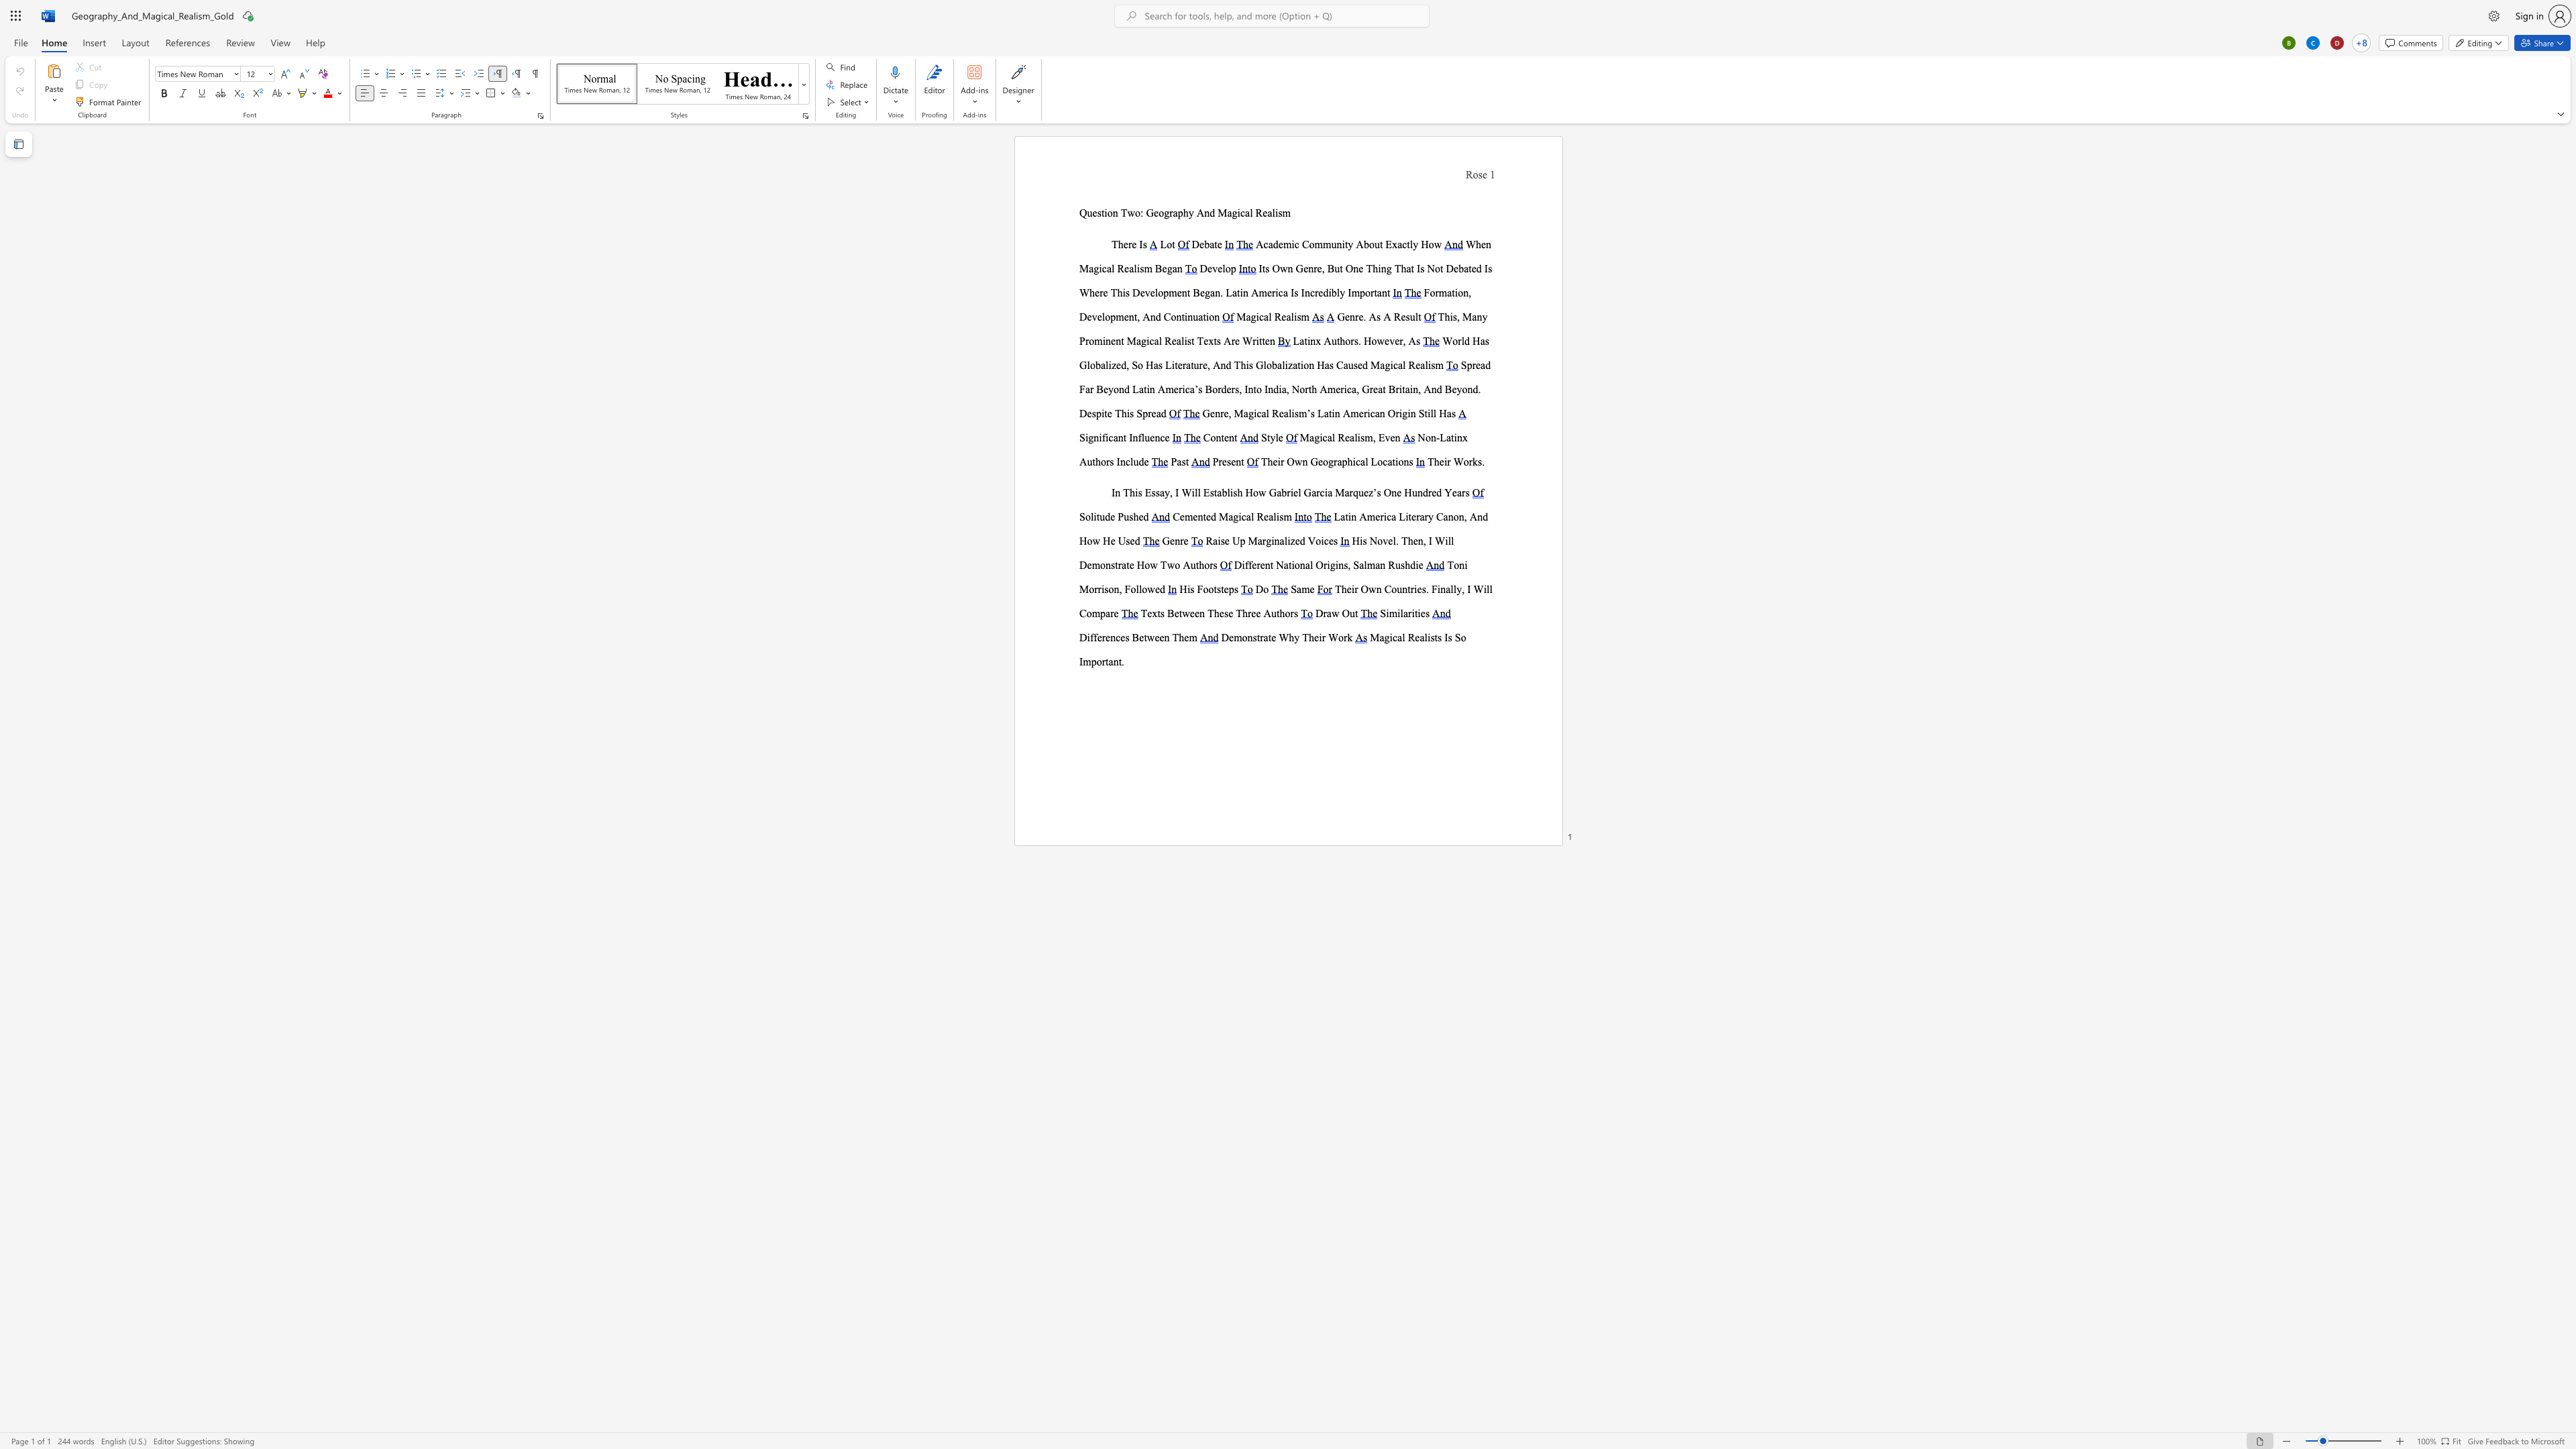  What do you see at coordinates (1446, 291) in the screenshot?
I see `the space between the continuous character "m" and "a" in the text` at bounding box center [1446, 291].